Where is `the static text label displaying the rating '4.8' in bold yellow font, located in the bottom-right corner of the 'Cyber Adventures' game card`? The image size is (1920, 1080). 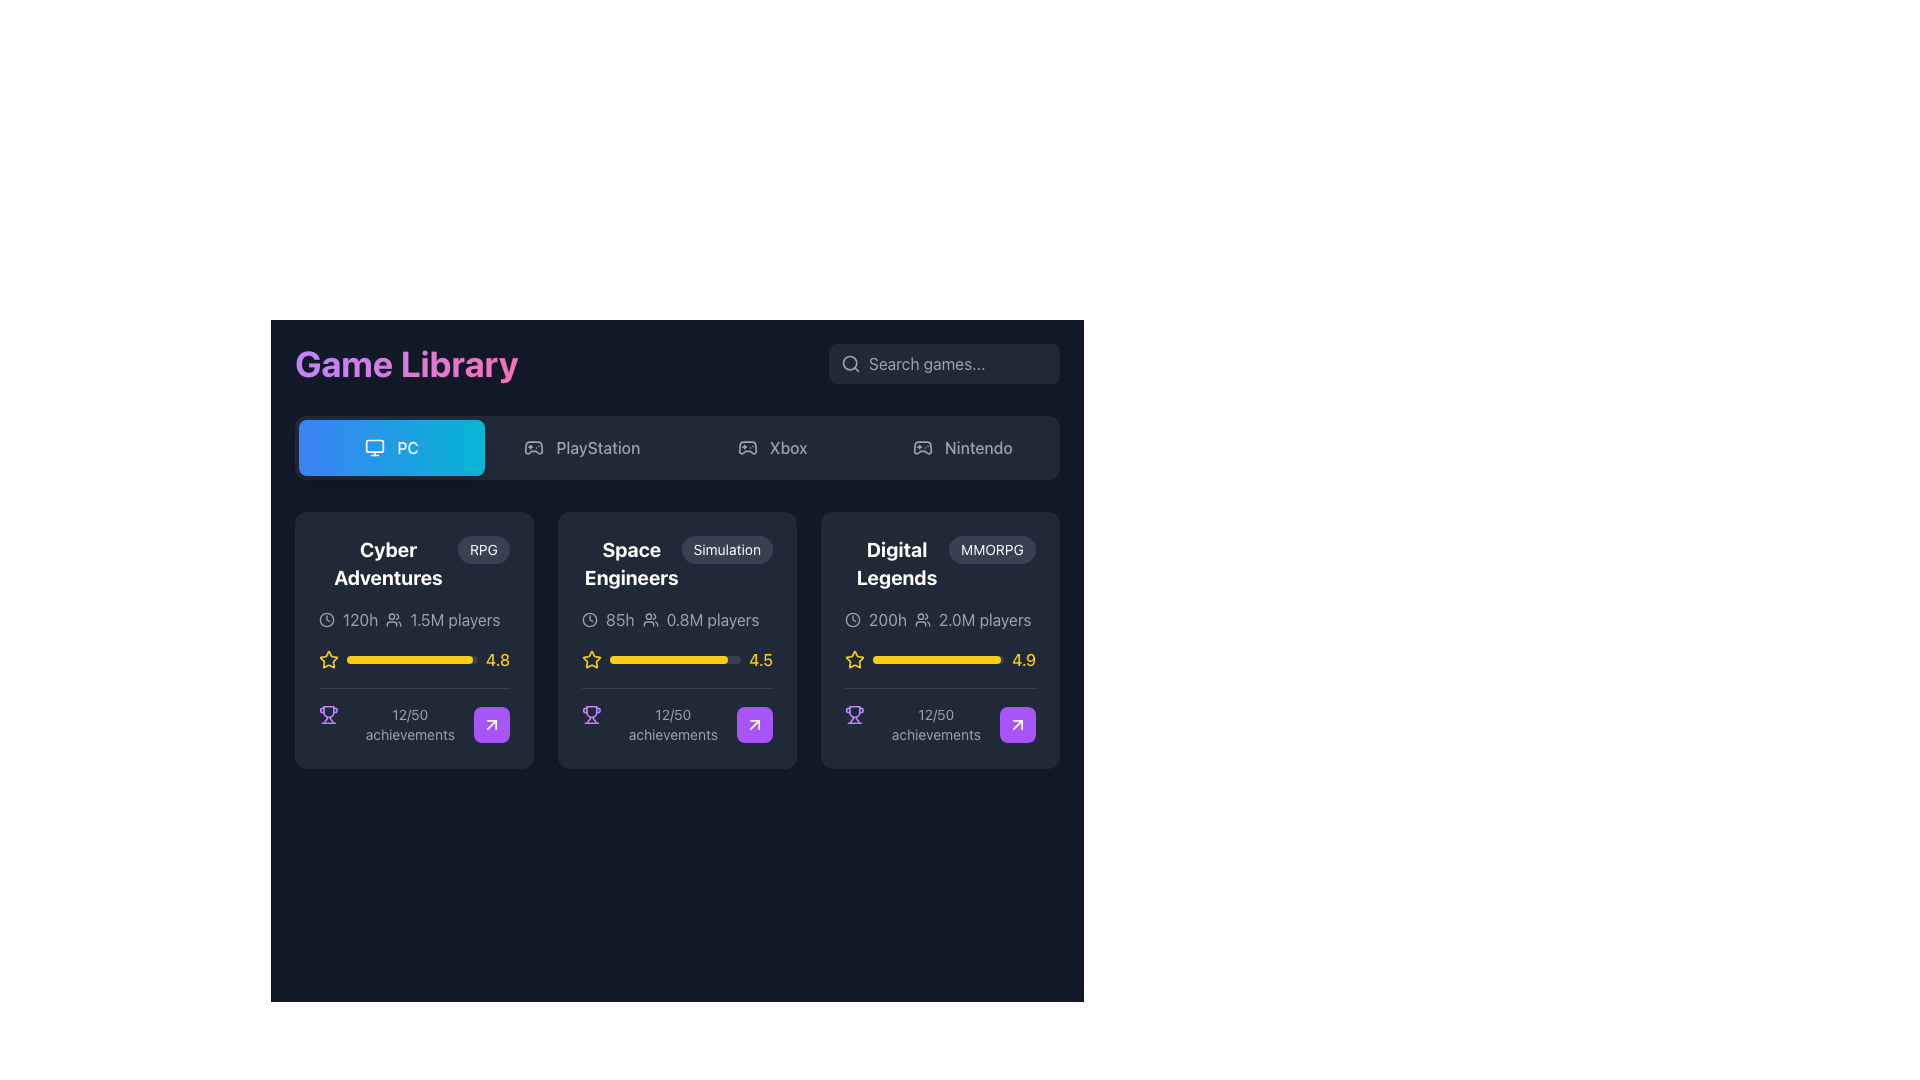 the static text label displaying the rating '4.8' in bold yellow font, located in the bottom-right corner of the 'Cyber Adventures' game card is located at coordinates (497, 659).